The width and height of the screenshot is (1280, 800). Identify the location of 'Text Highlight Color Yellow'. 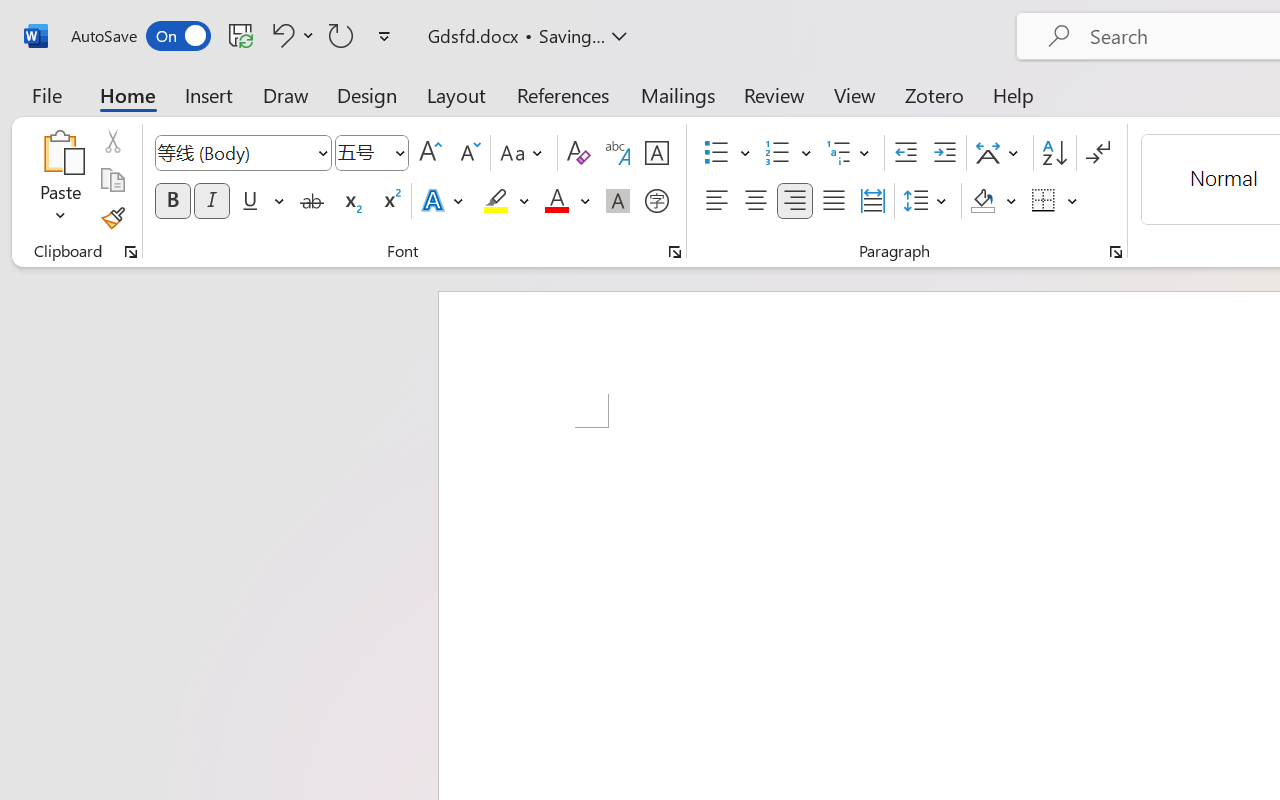
(496, 201).